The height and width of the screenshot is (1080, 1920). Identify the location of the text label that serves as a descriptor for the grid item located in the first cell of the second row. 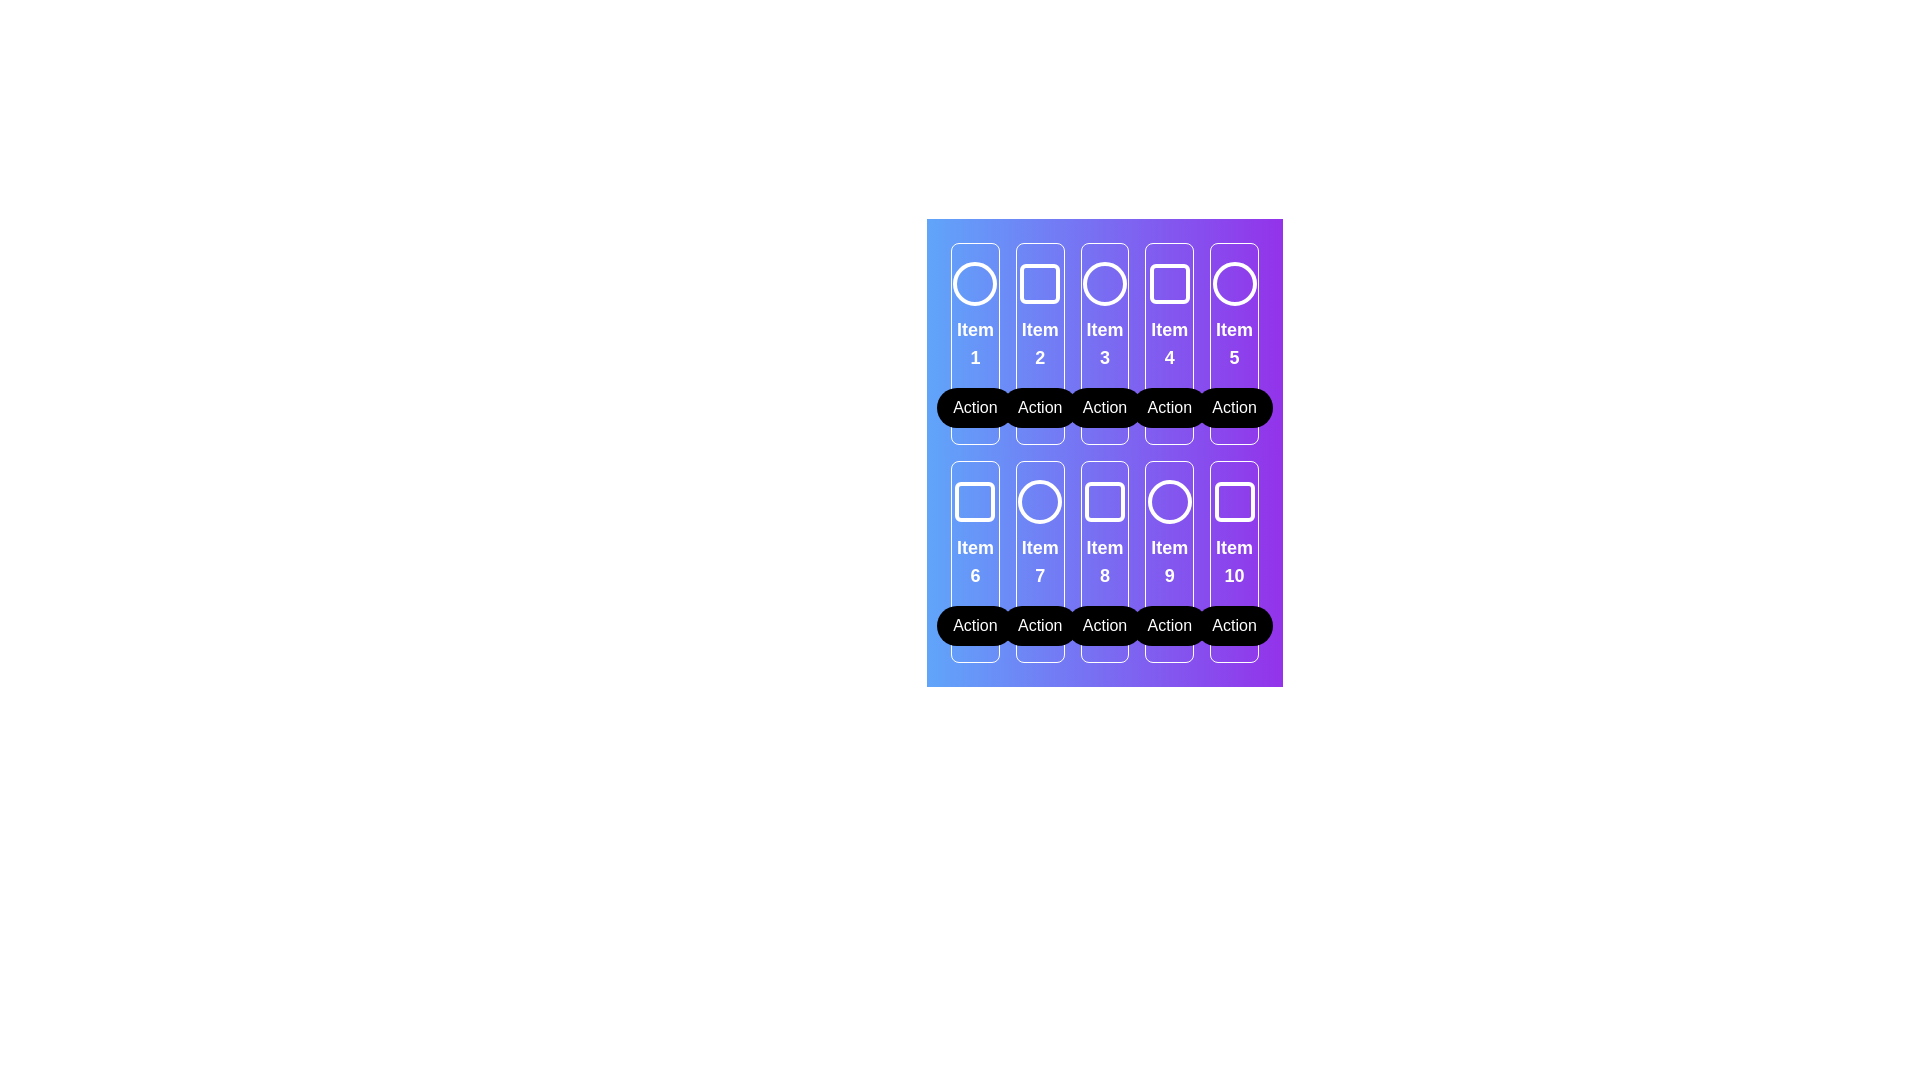
(975, 562).